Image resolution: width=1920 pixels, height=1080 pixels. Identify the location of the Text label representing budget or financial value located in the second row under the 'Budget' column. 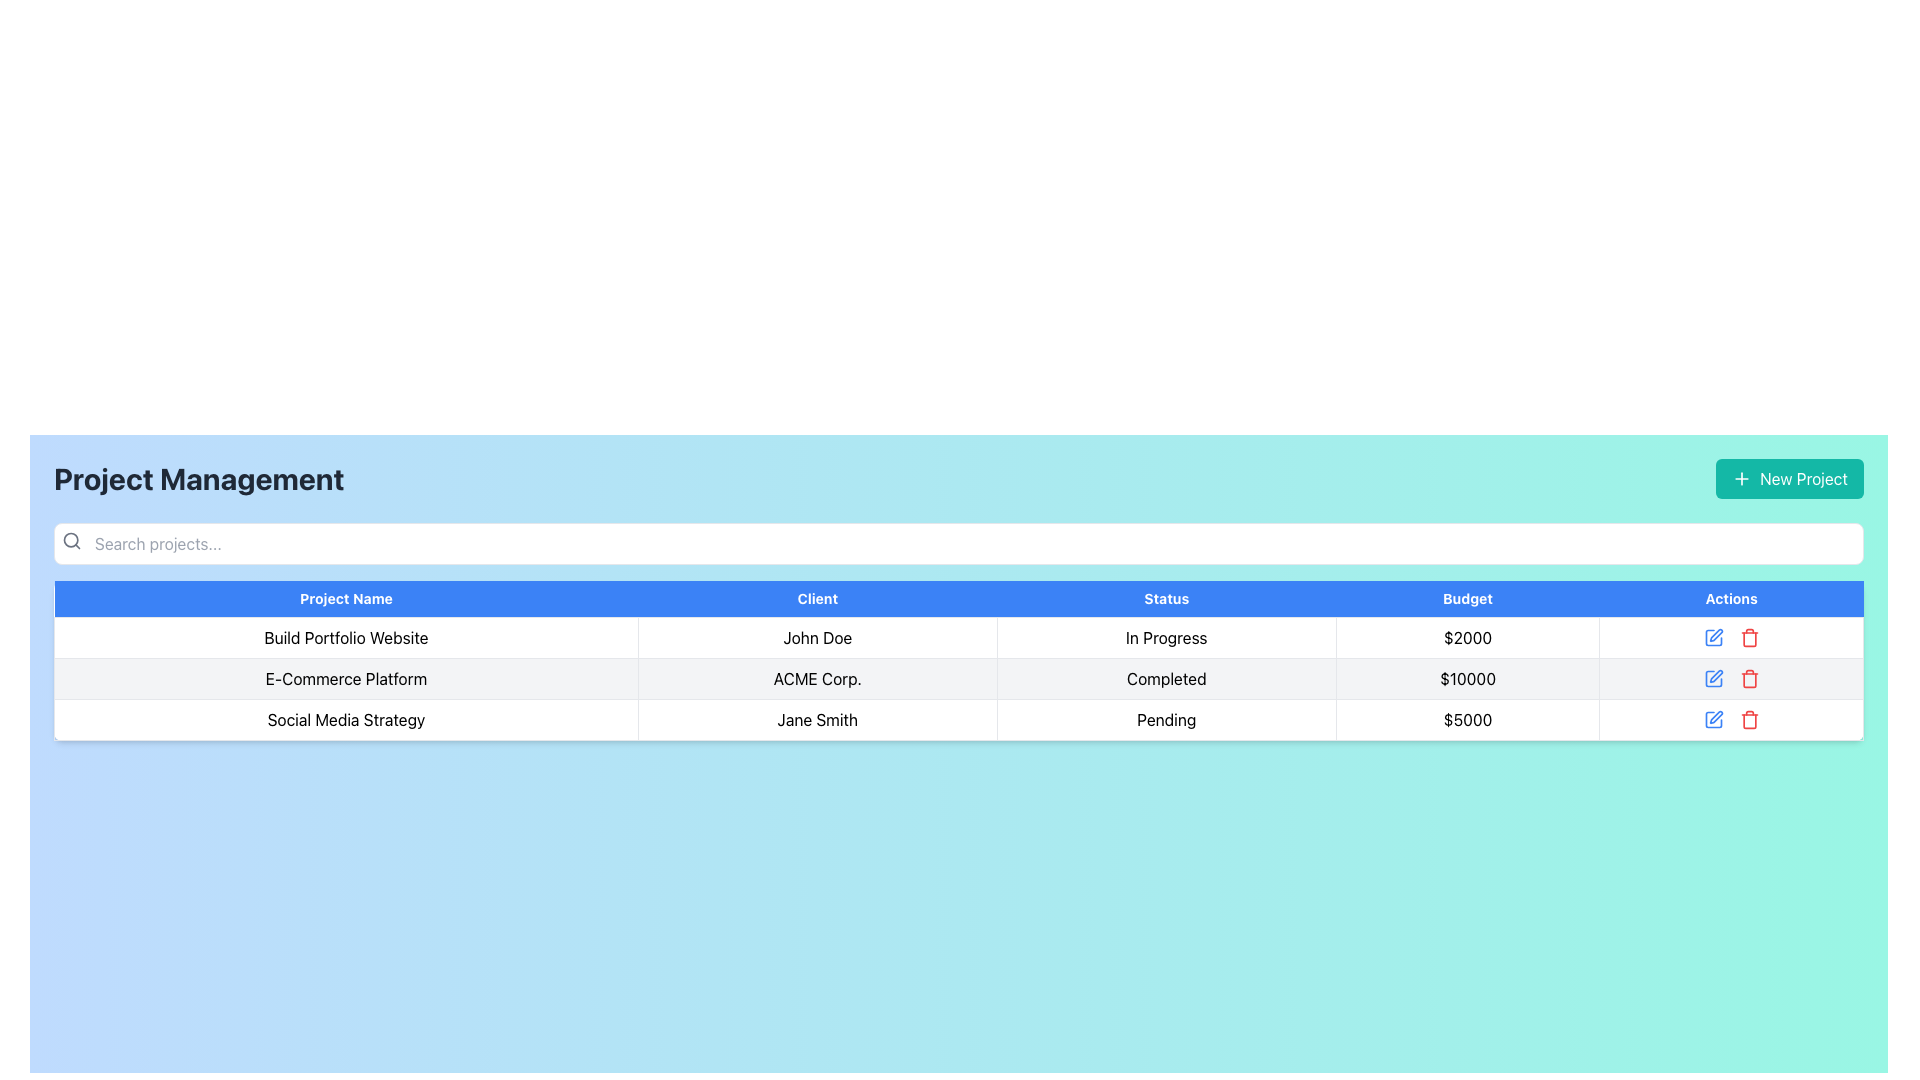
(1468, 677).